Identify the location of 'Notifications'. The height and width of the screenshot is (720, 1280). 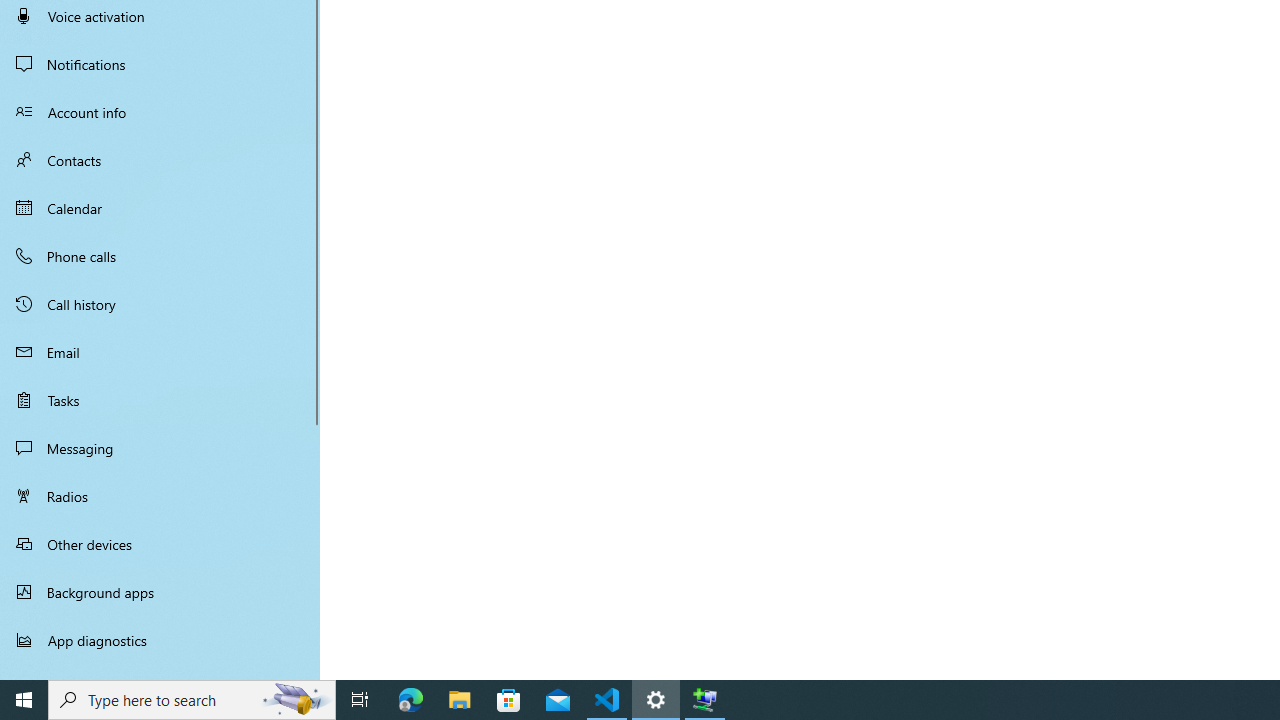
(160, 63).